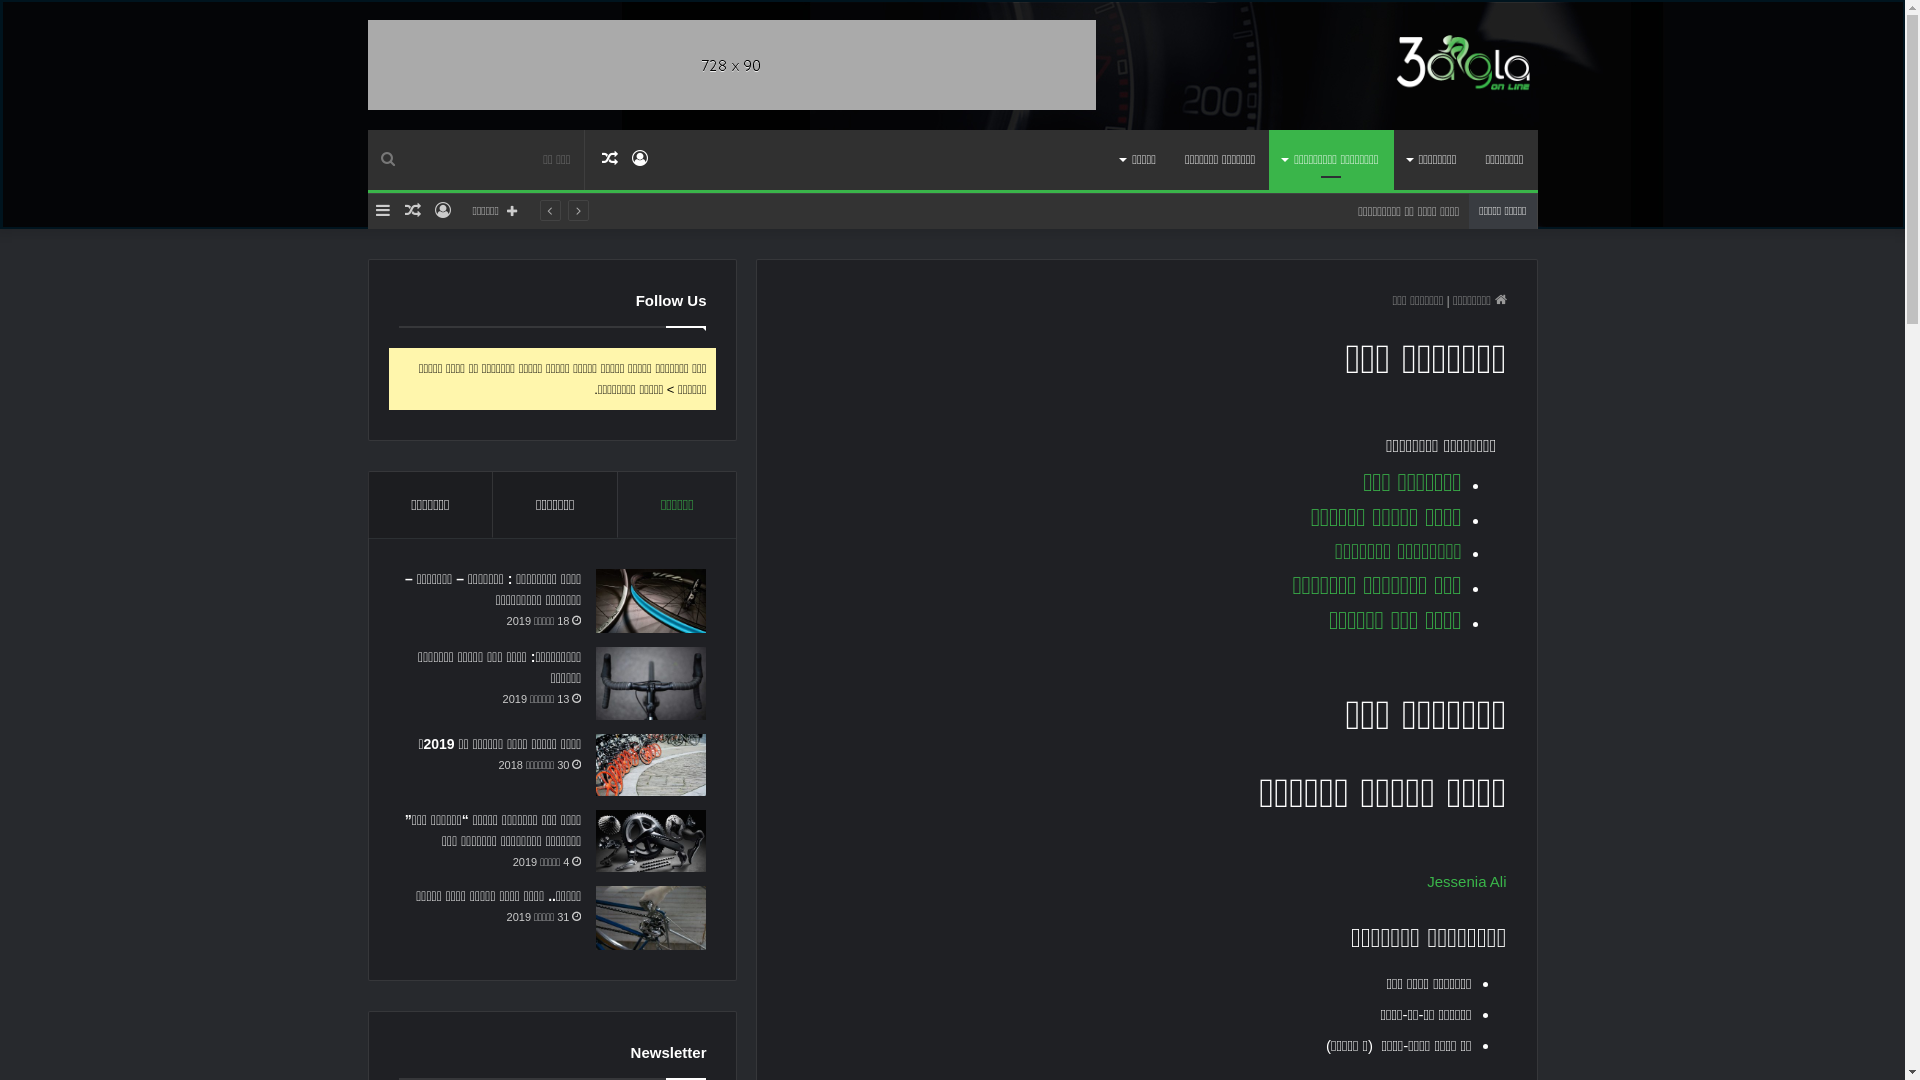 This screenshot has height=1080, width=1920. Describe the element at coordinates (1466, 893) in the screenshot. I see `'Jessenia Ali'` at that location.